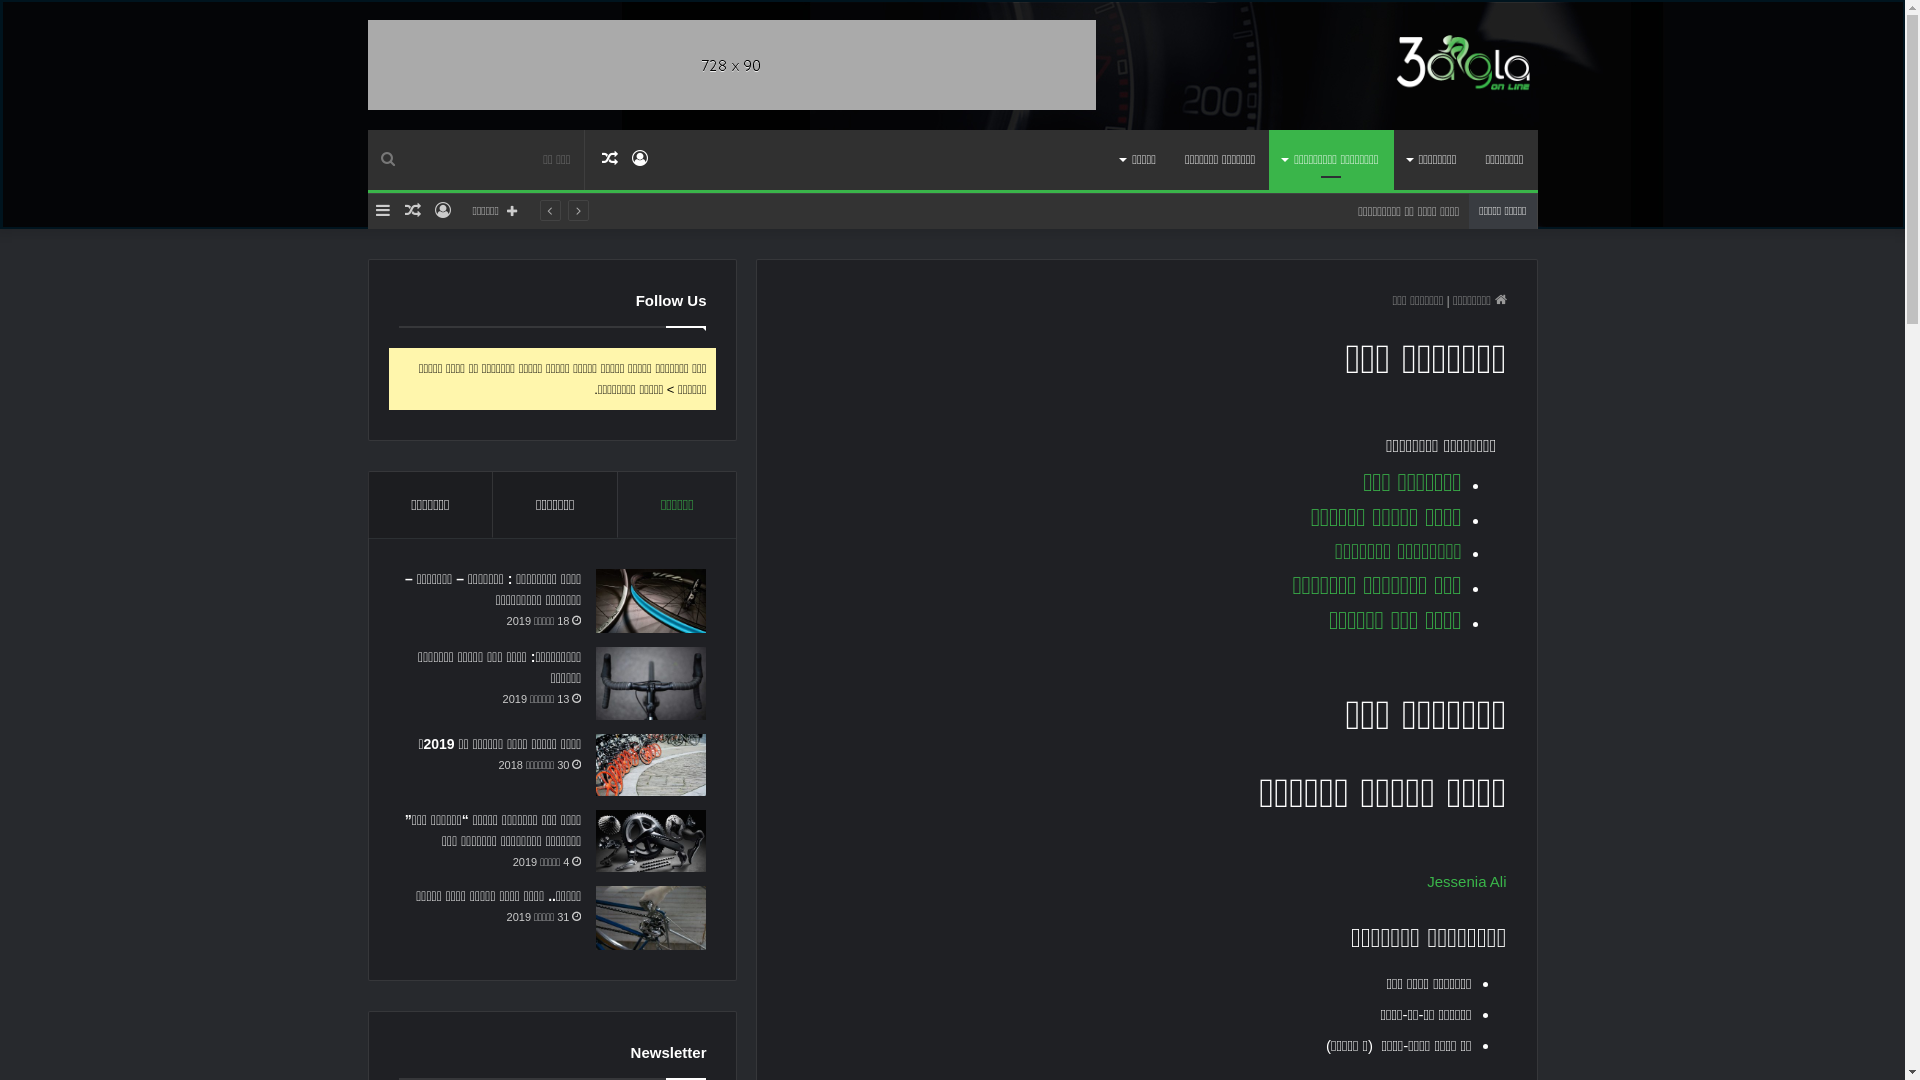 This screenshot has height=1080, width=1920. Describe the element at coordinates (1466, 893) in the screenshot. I see `'Jessenia Ali'` at that location.